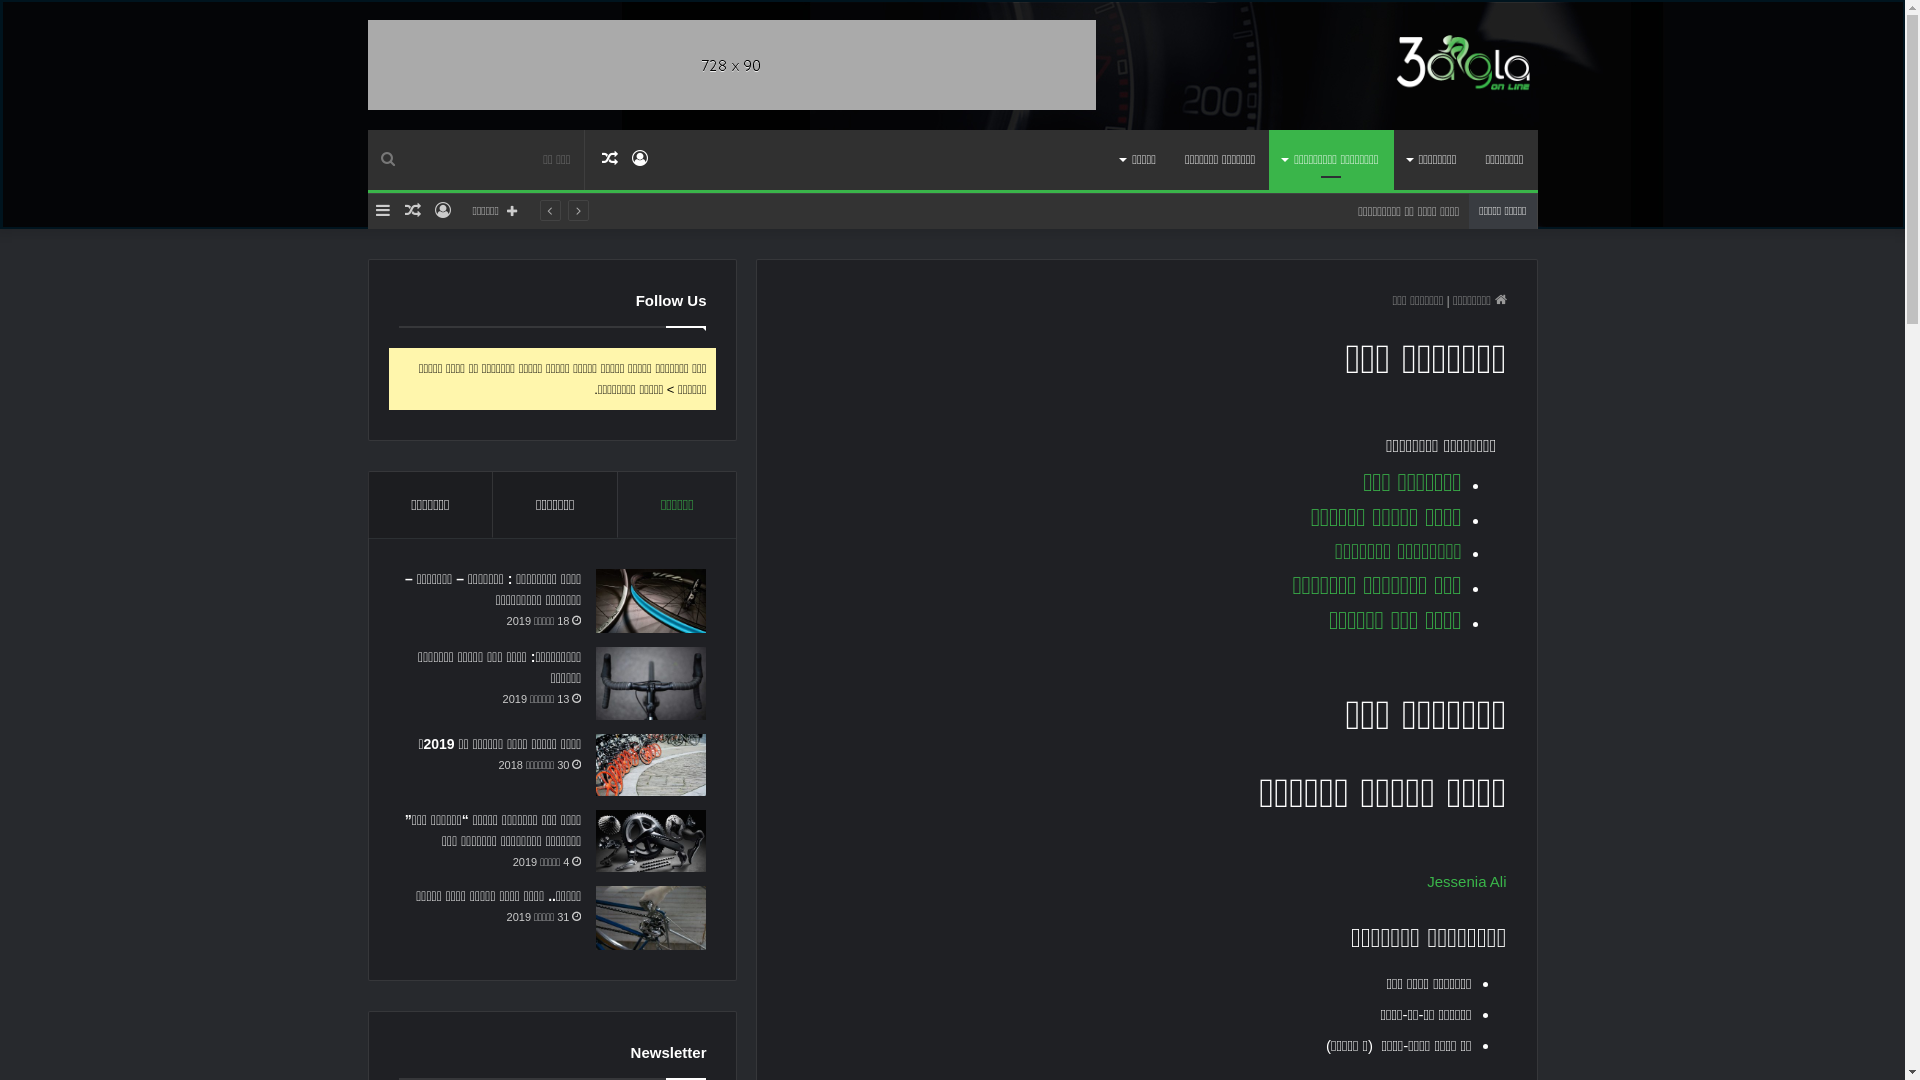 This screenshot has height=1080, width=1920. Describe the element at coordinates (1466, 893) in the screenshot. I see `'Jessenia Ali'` at that location.